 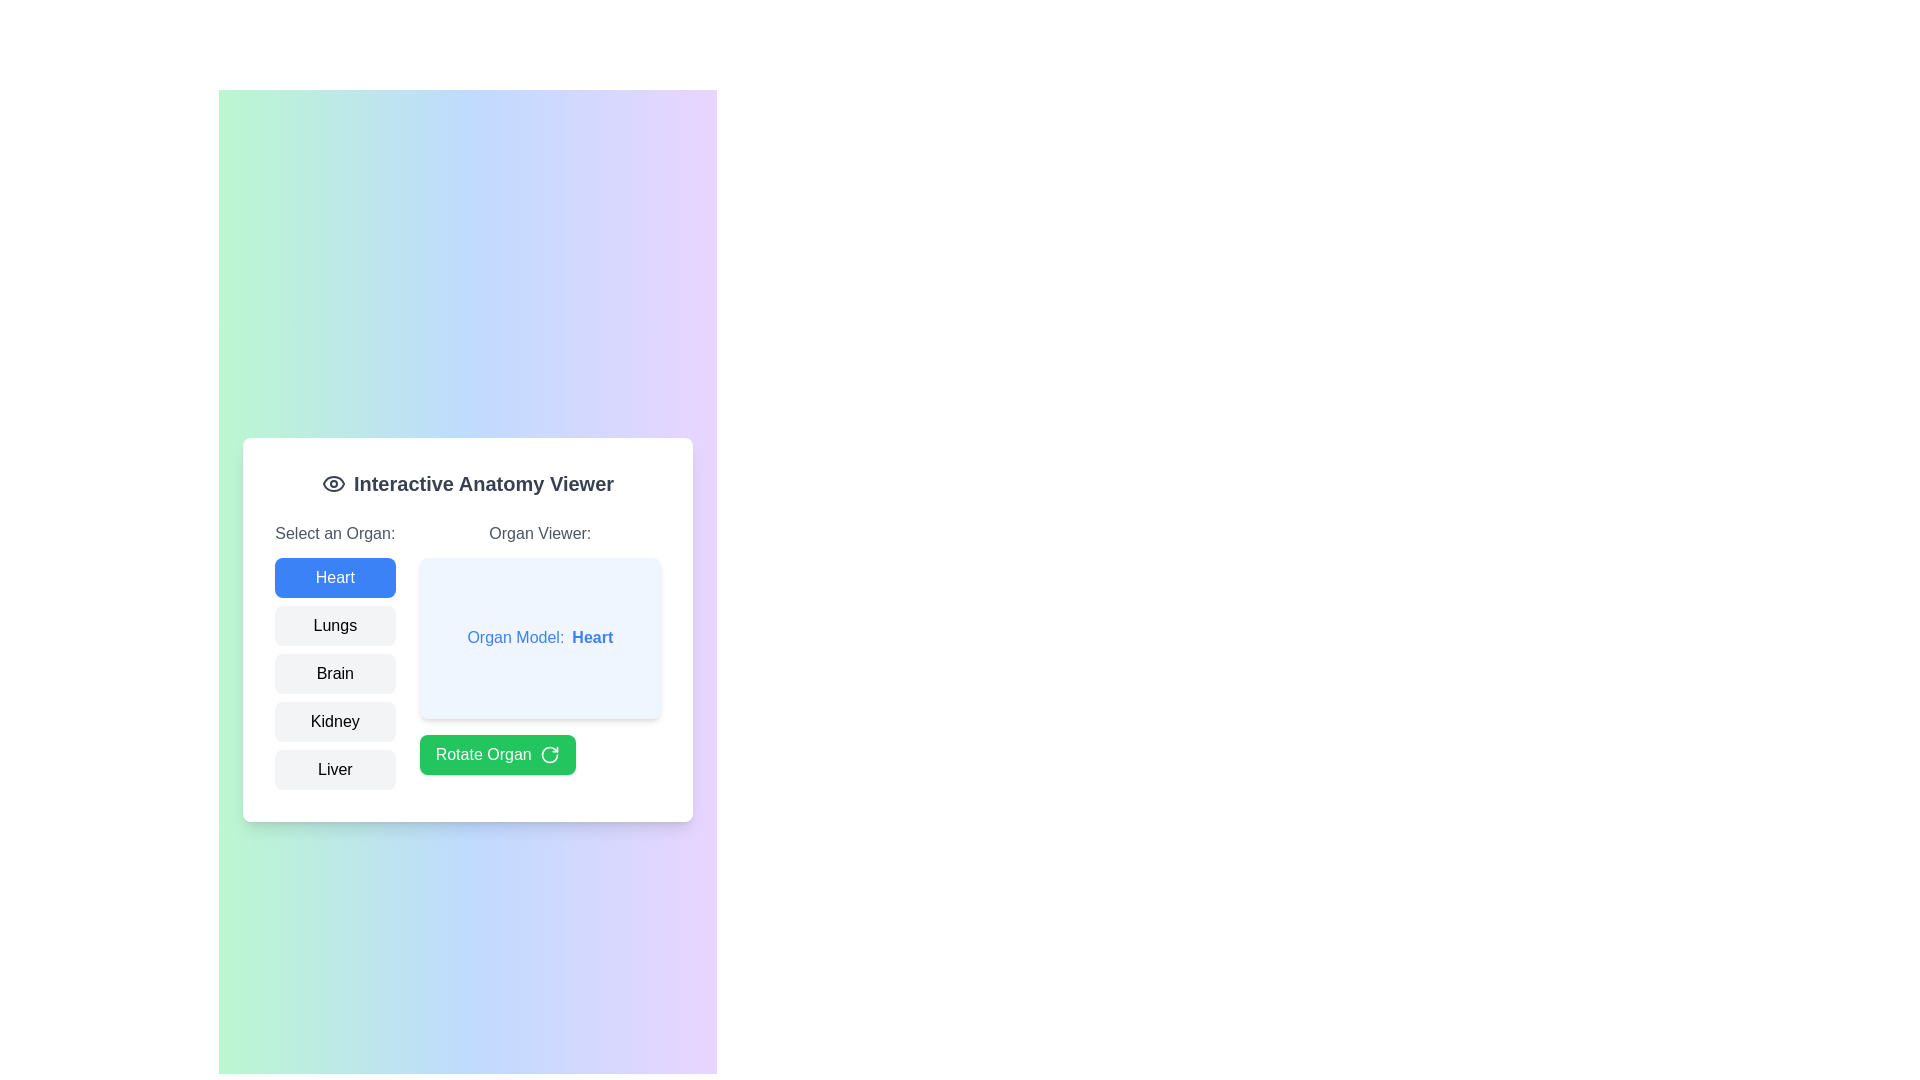 What do you see at coordinates (335, 578) in the screenshot?
I see `the first button under the 'Select an Organ:' section` at bounding box center [335, 578].